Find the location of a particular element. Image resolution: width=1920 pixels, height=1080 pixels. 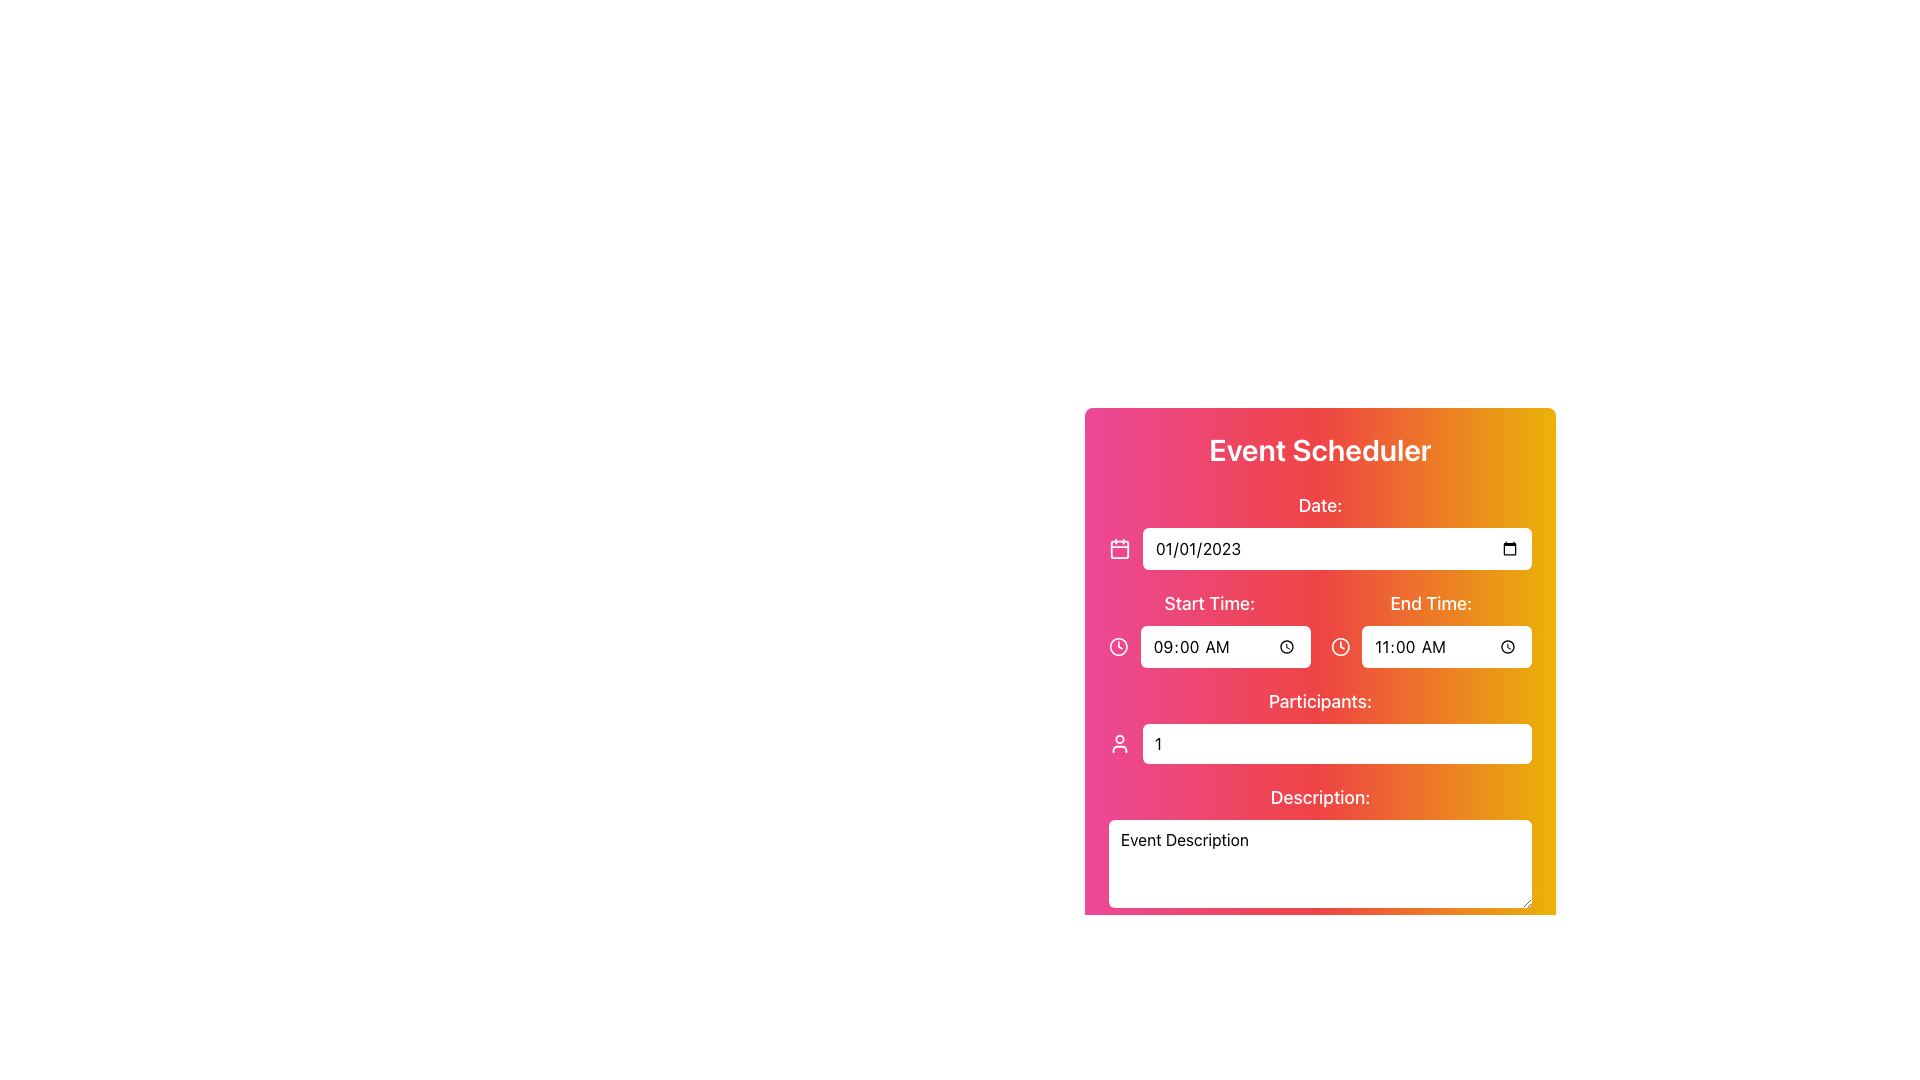

the Date Input Field in the 'Event Scheduler' form to focus on it is located at coordinates (1337, 548).